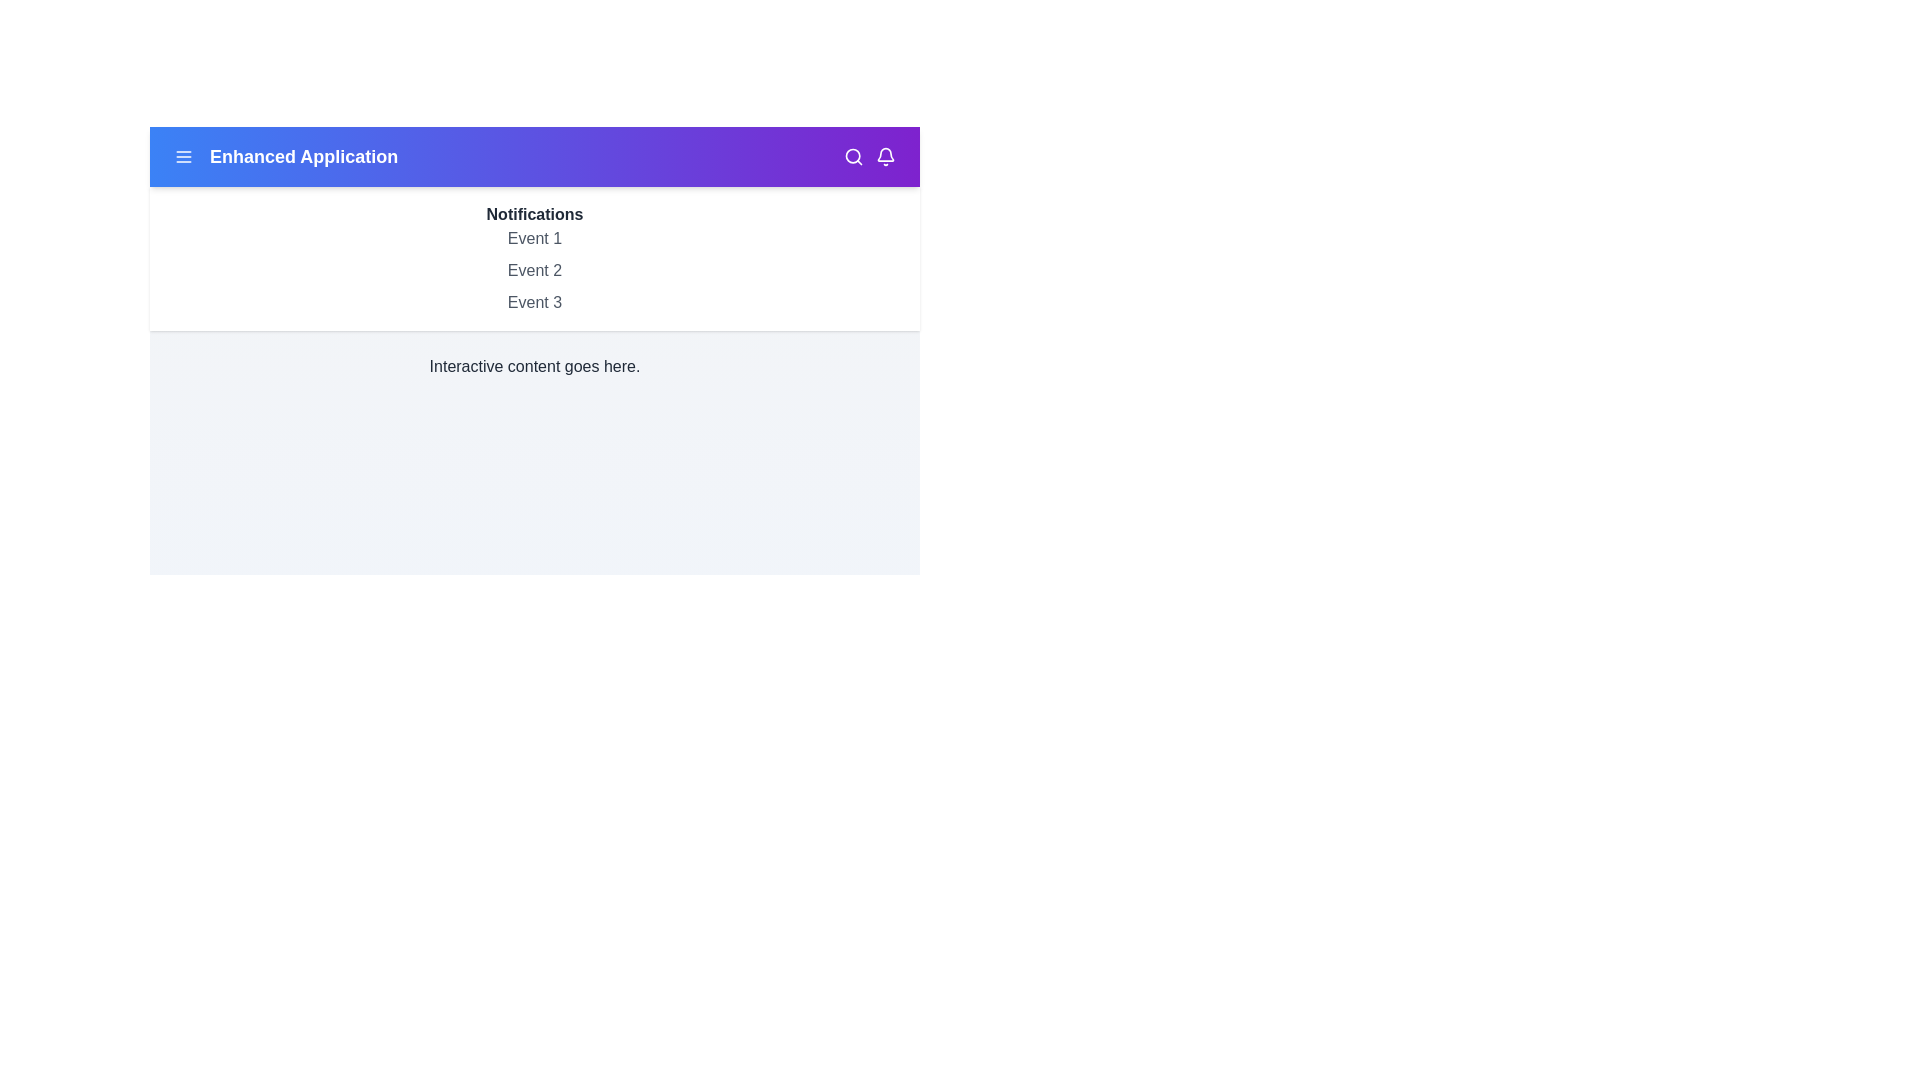 This screenshot has width=1920, height=1080. Describe the element at coordinates (885, 156) in the screenshot. I see `the bell icon to toggle the notifications panel` at that location.